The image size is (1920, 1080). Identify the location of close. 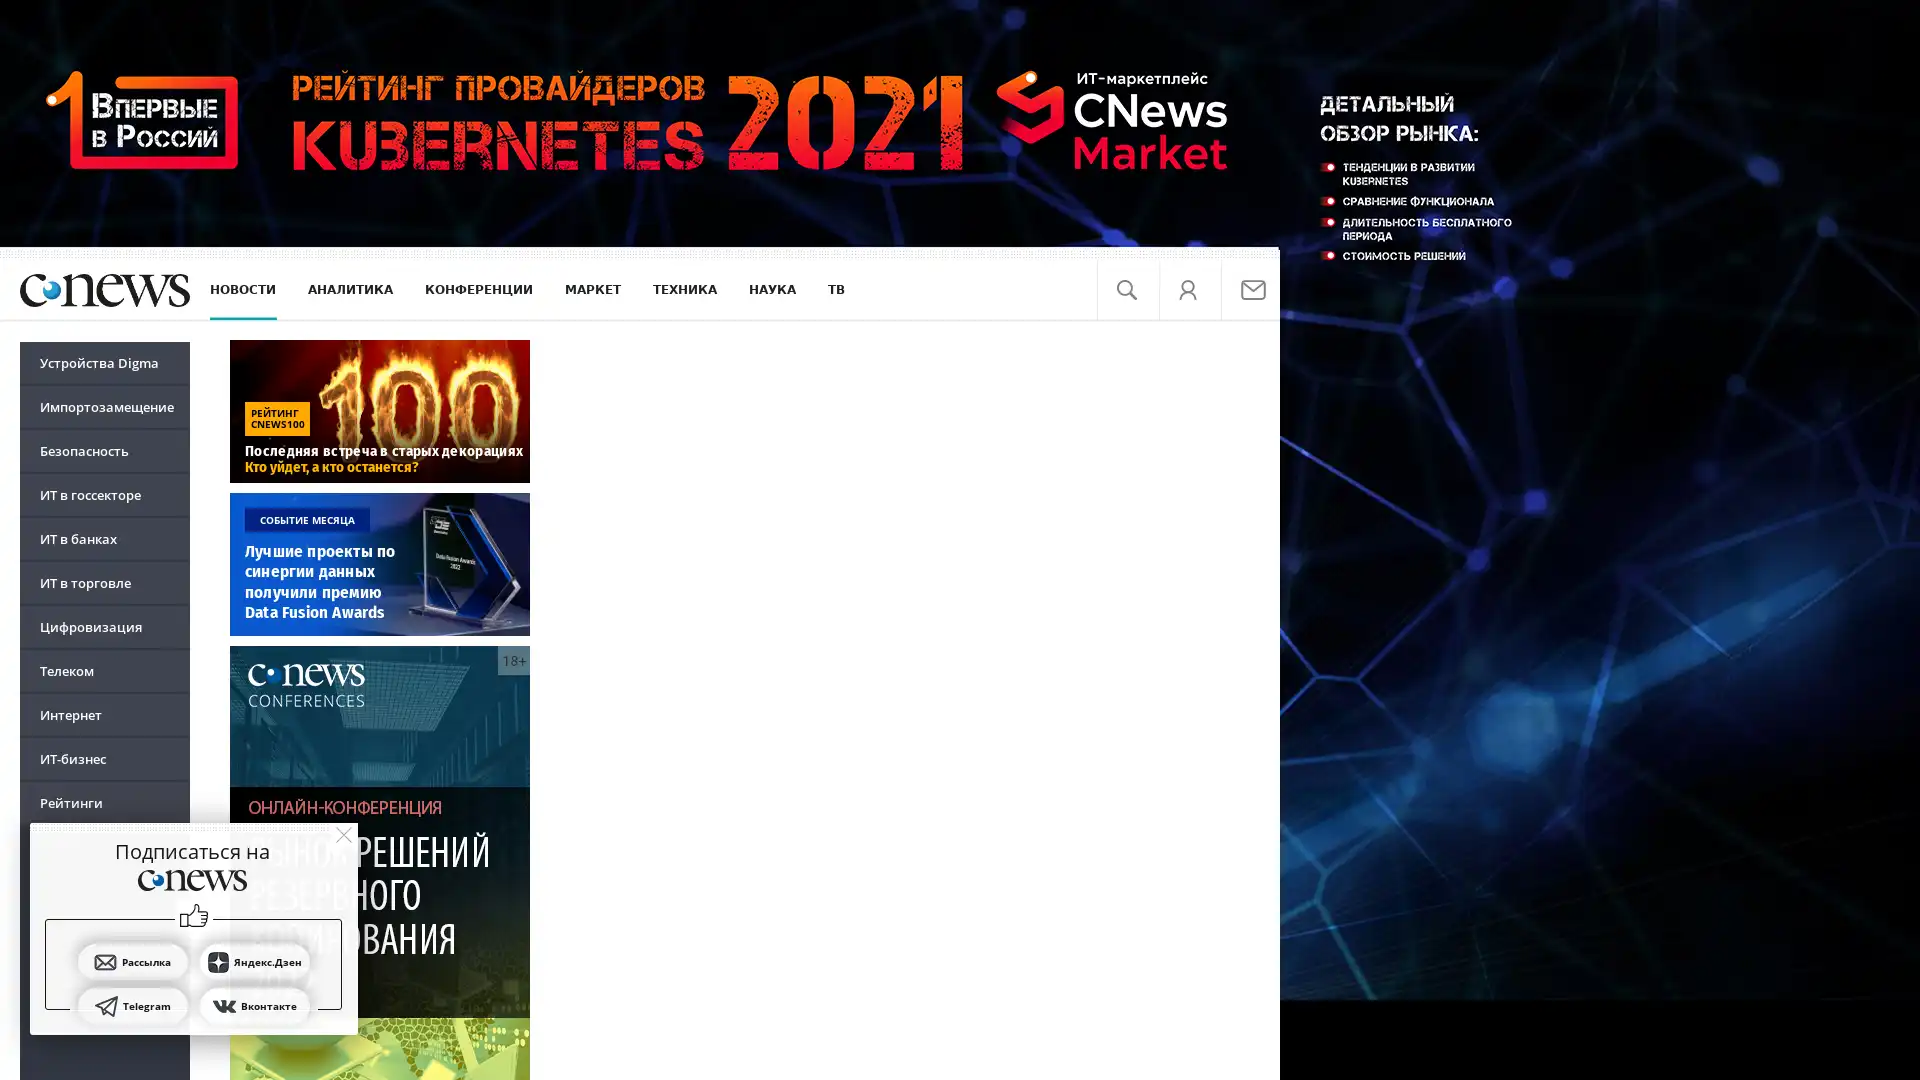
(344, 836).